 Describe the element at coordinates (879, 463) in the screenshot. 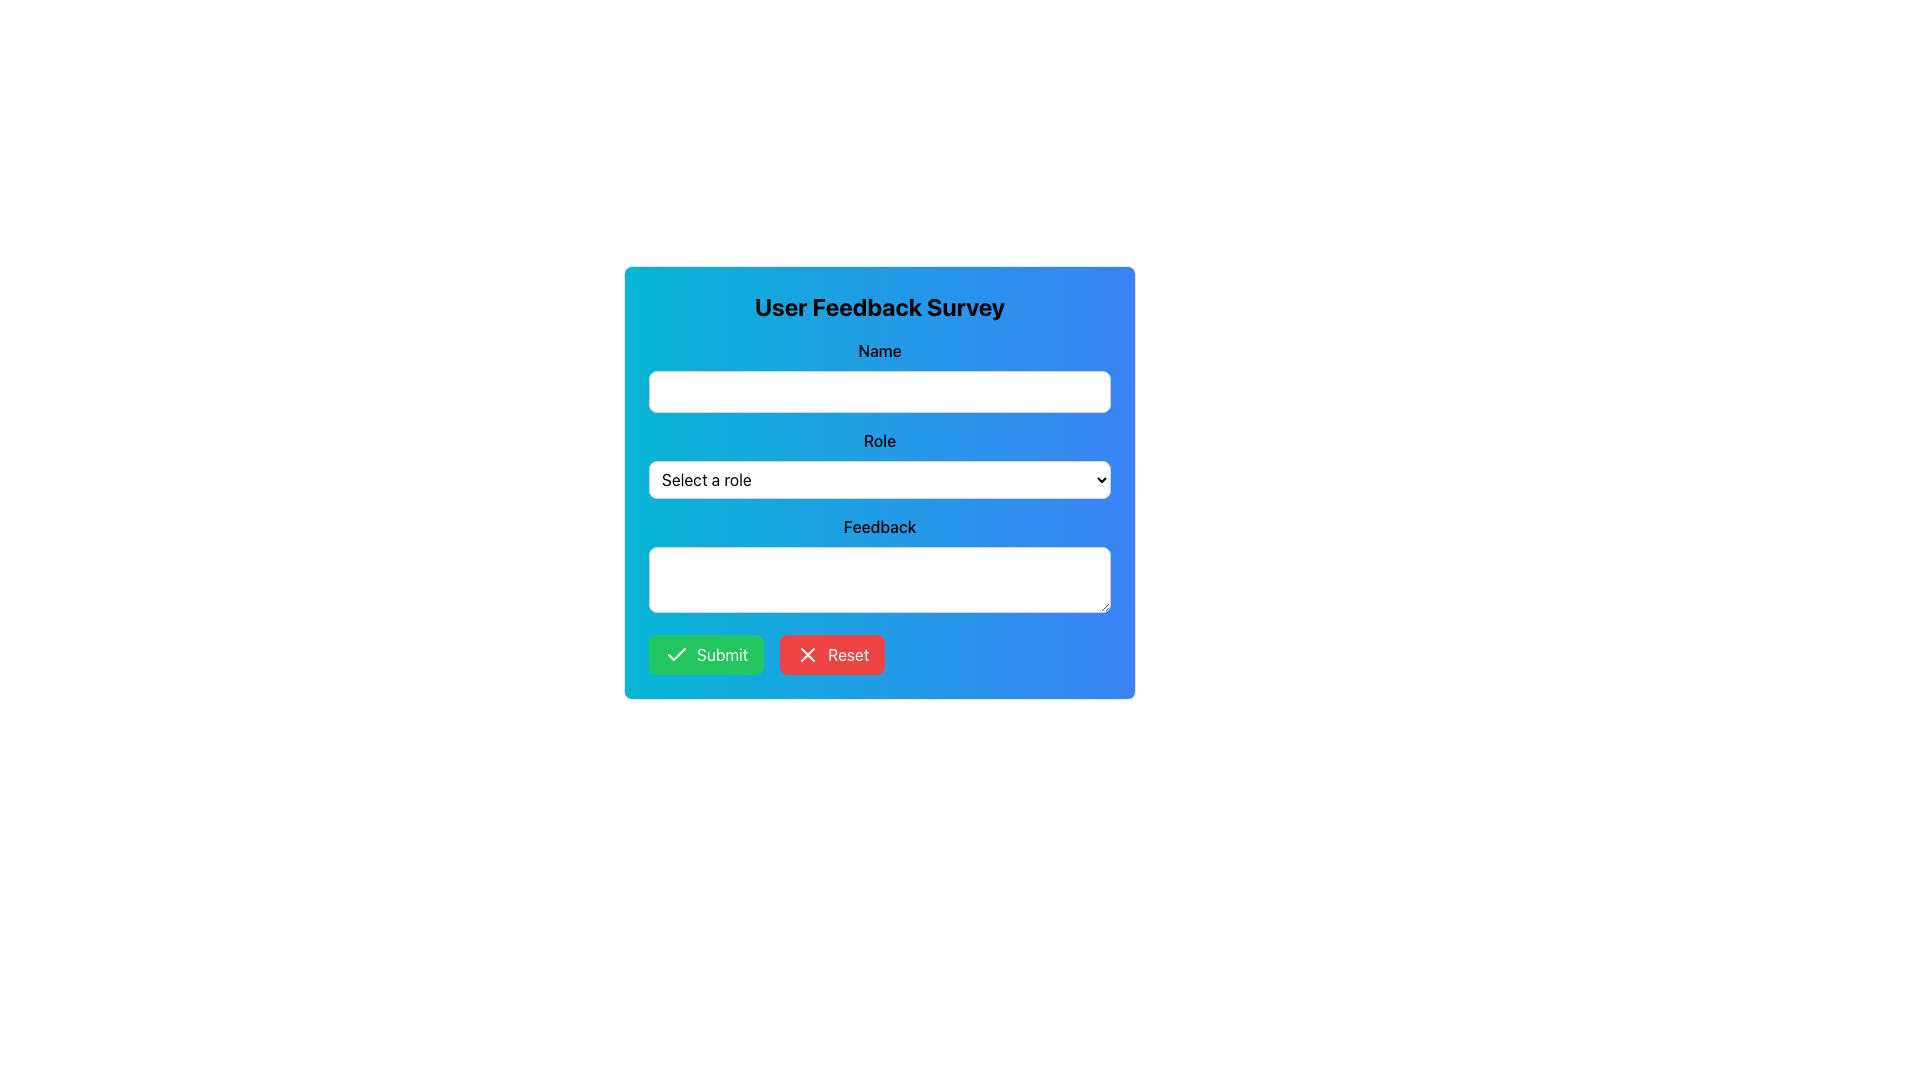

I see `the 'Role' dropdown menu, which is styled with a white background and light grey border` at that location.